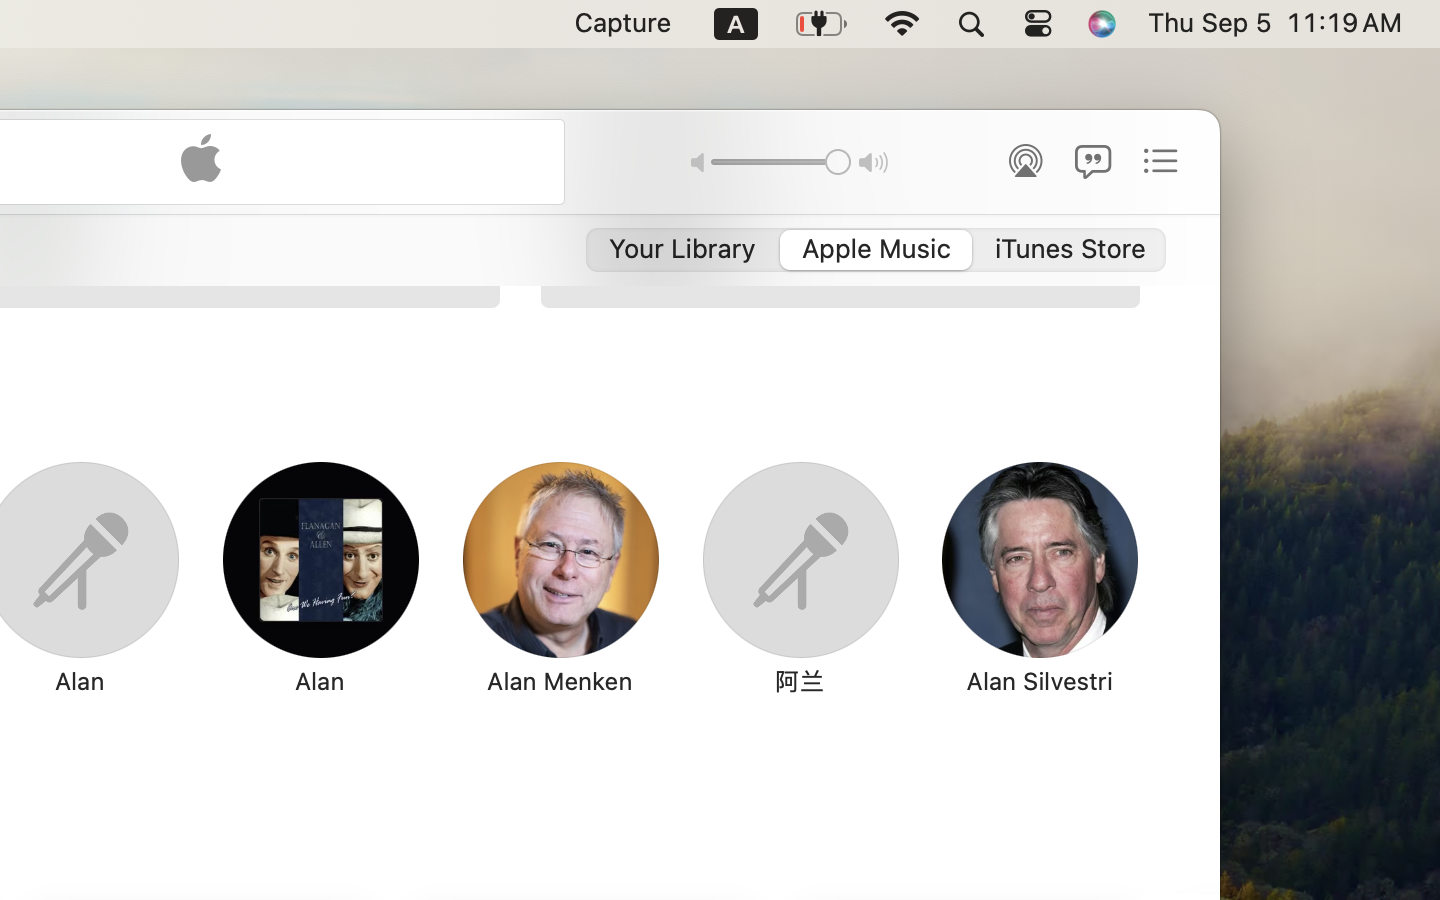 The width and height of the screenshot is (1440, 900). Describe the element at coordinates (779, 161) in the screenshot. I see `'1.0'` at that location.